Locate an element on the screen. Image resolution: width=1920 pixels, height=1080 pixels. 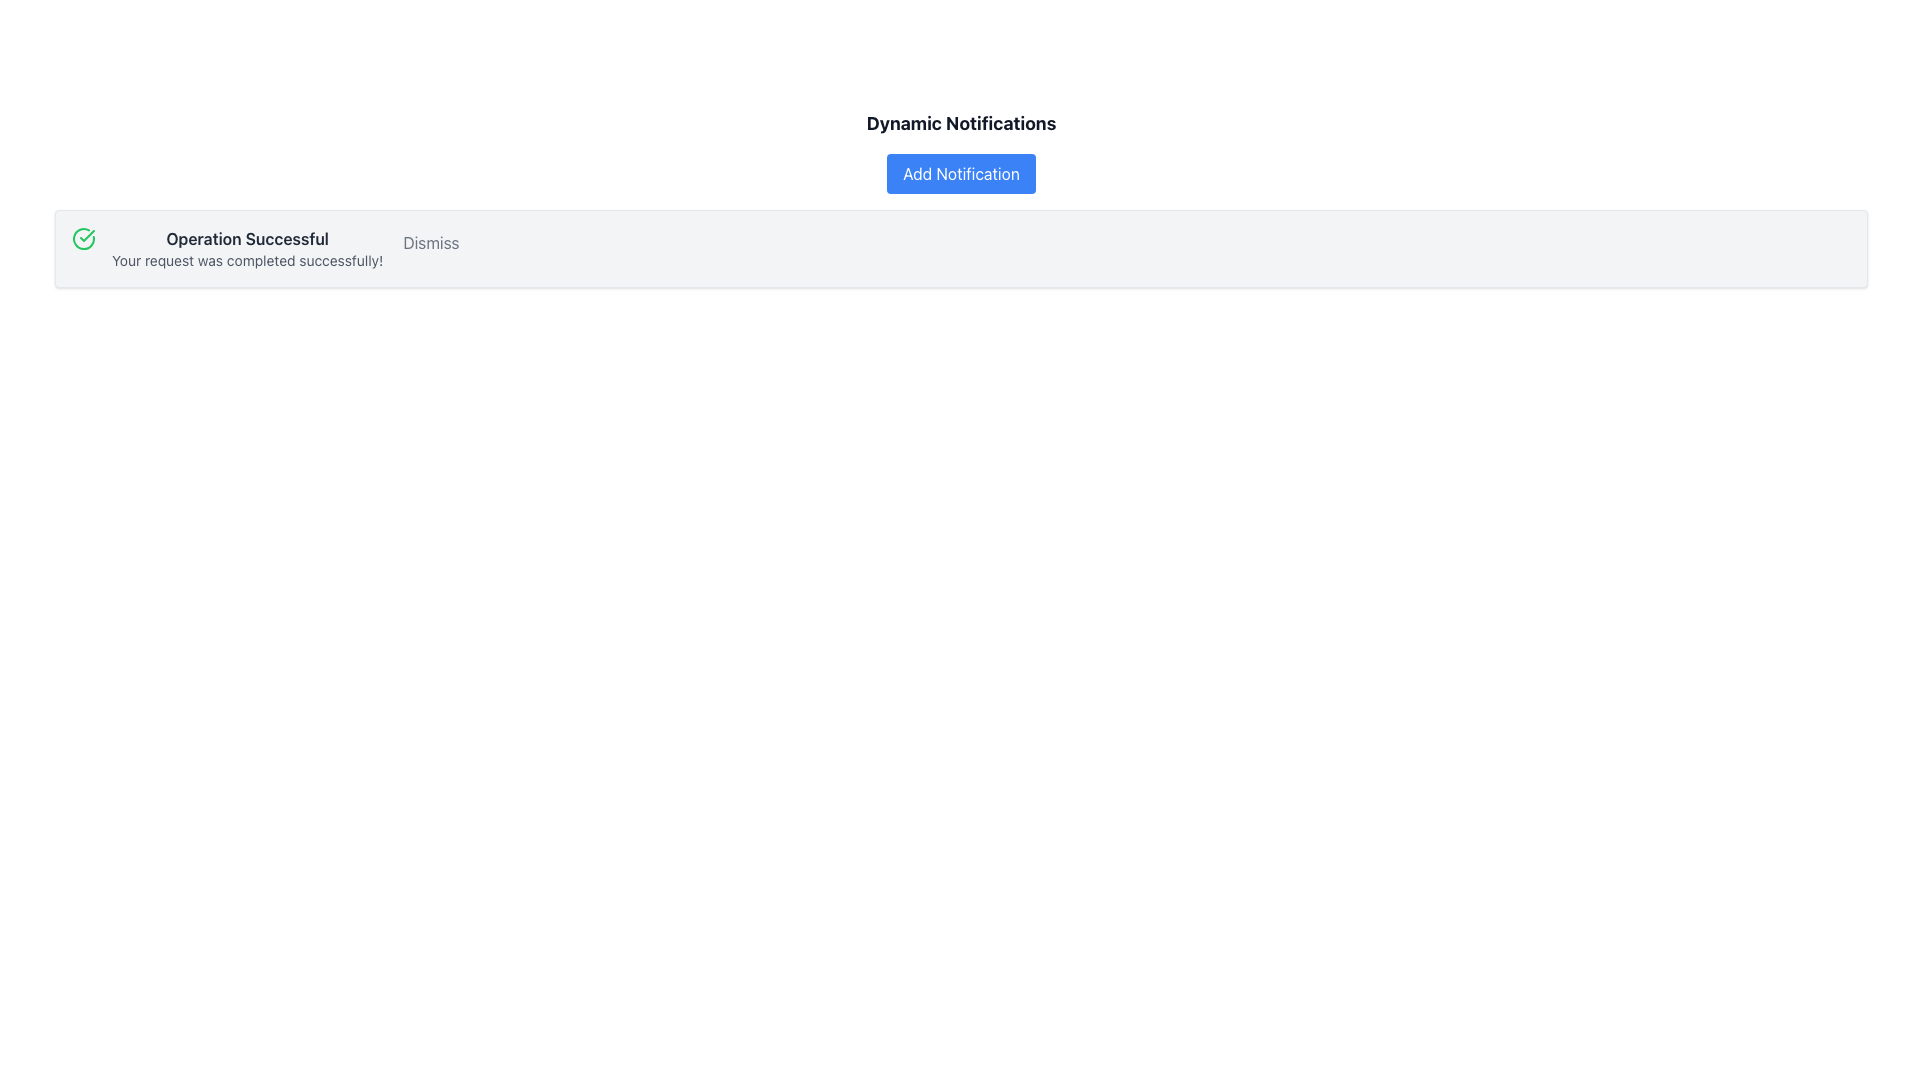
the circular green check mark icon that indicates a successful operation, which is located next to the notification text saying 'Operation Successful' is located at coordinates (82, 238).